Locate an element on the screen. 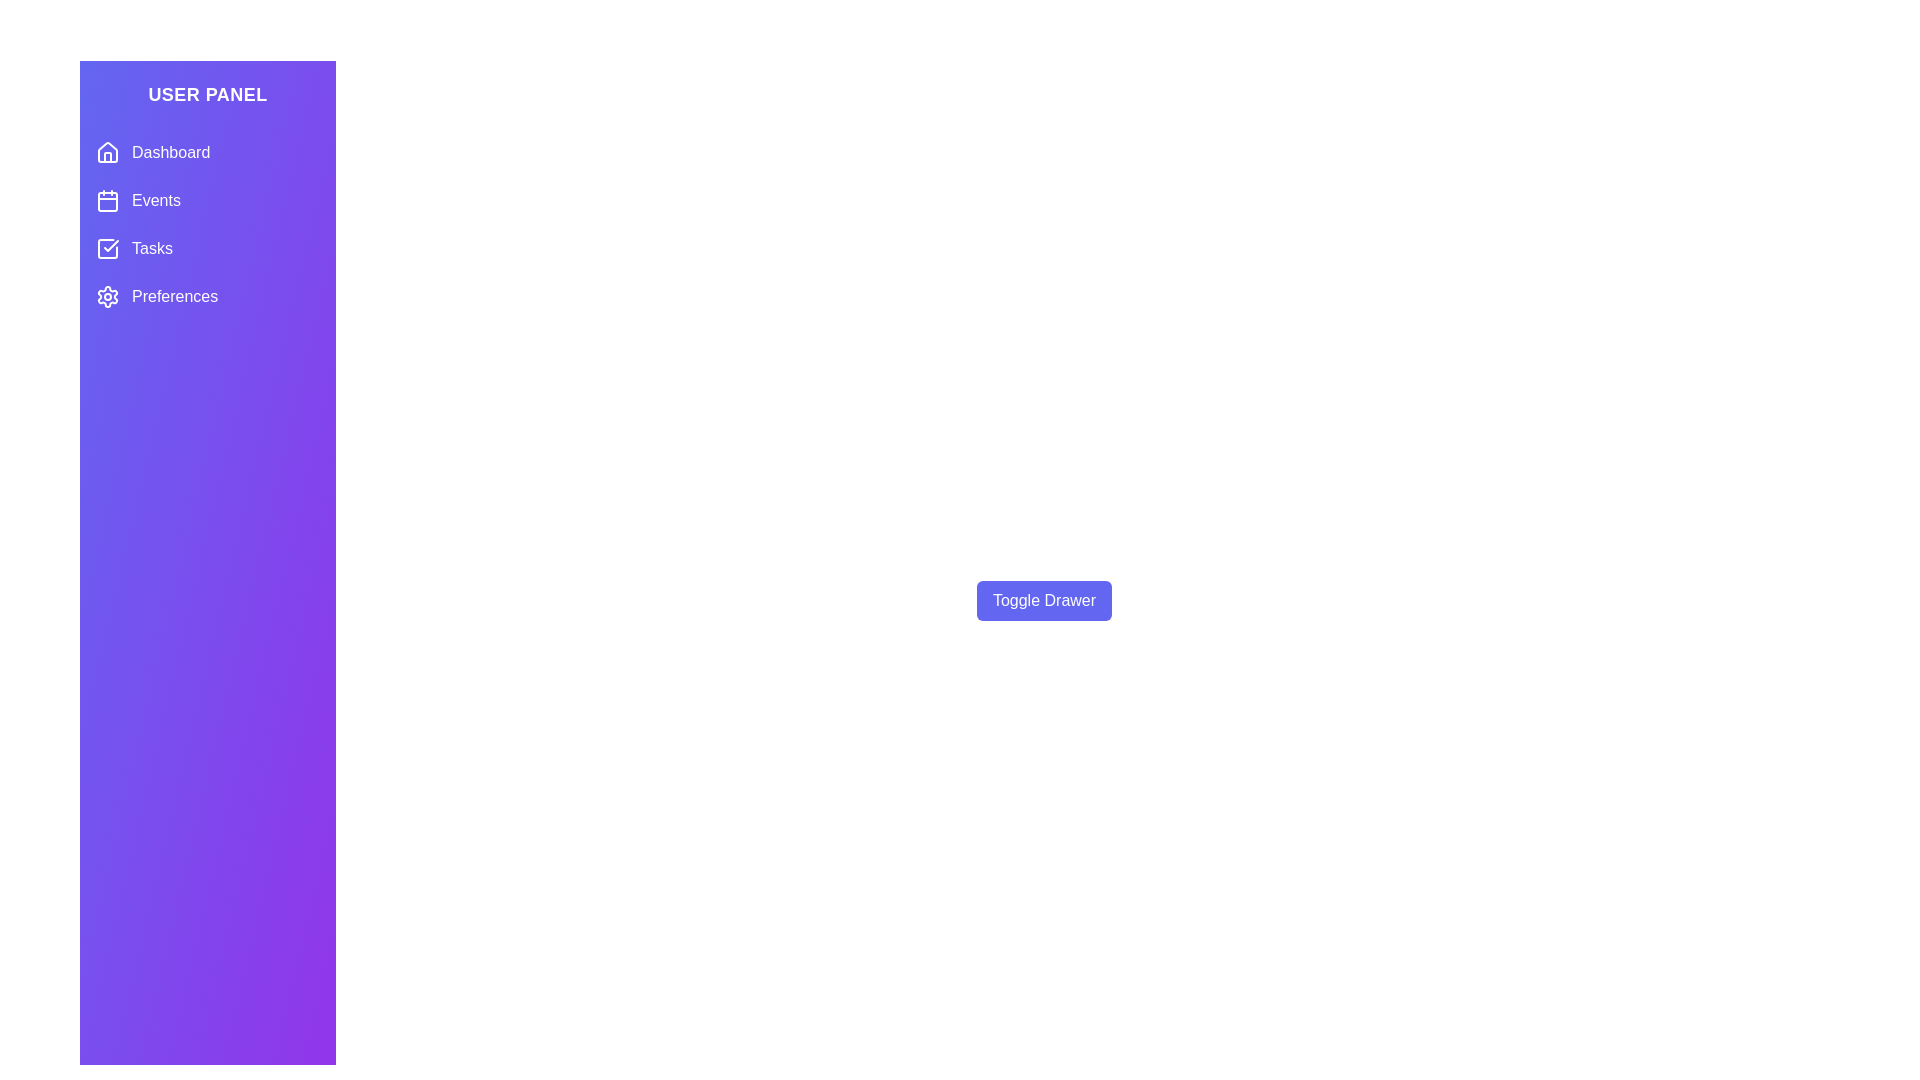 The image size is (1920, 1080). the menu item Tasks from the menu is located at coordinates (207, 248).